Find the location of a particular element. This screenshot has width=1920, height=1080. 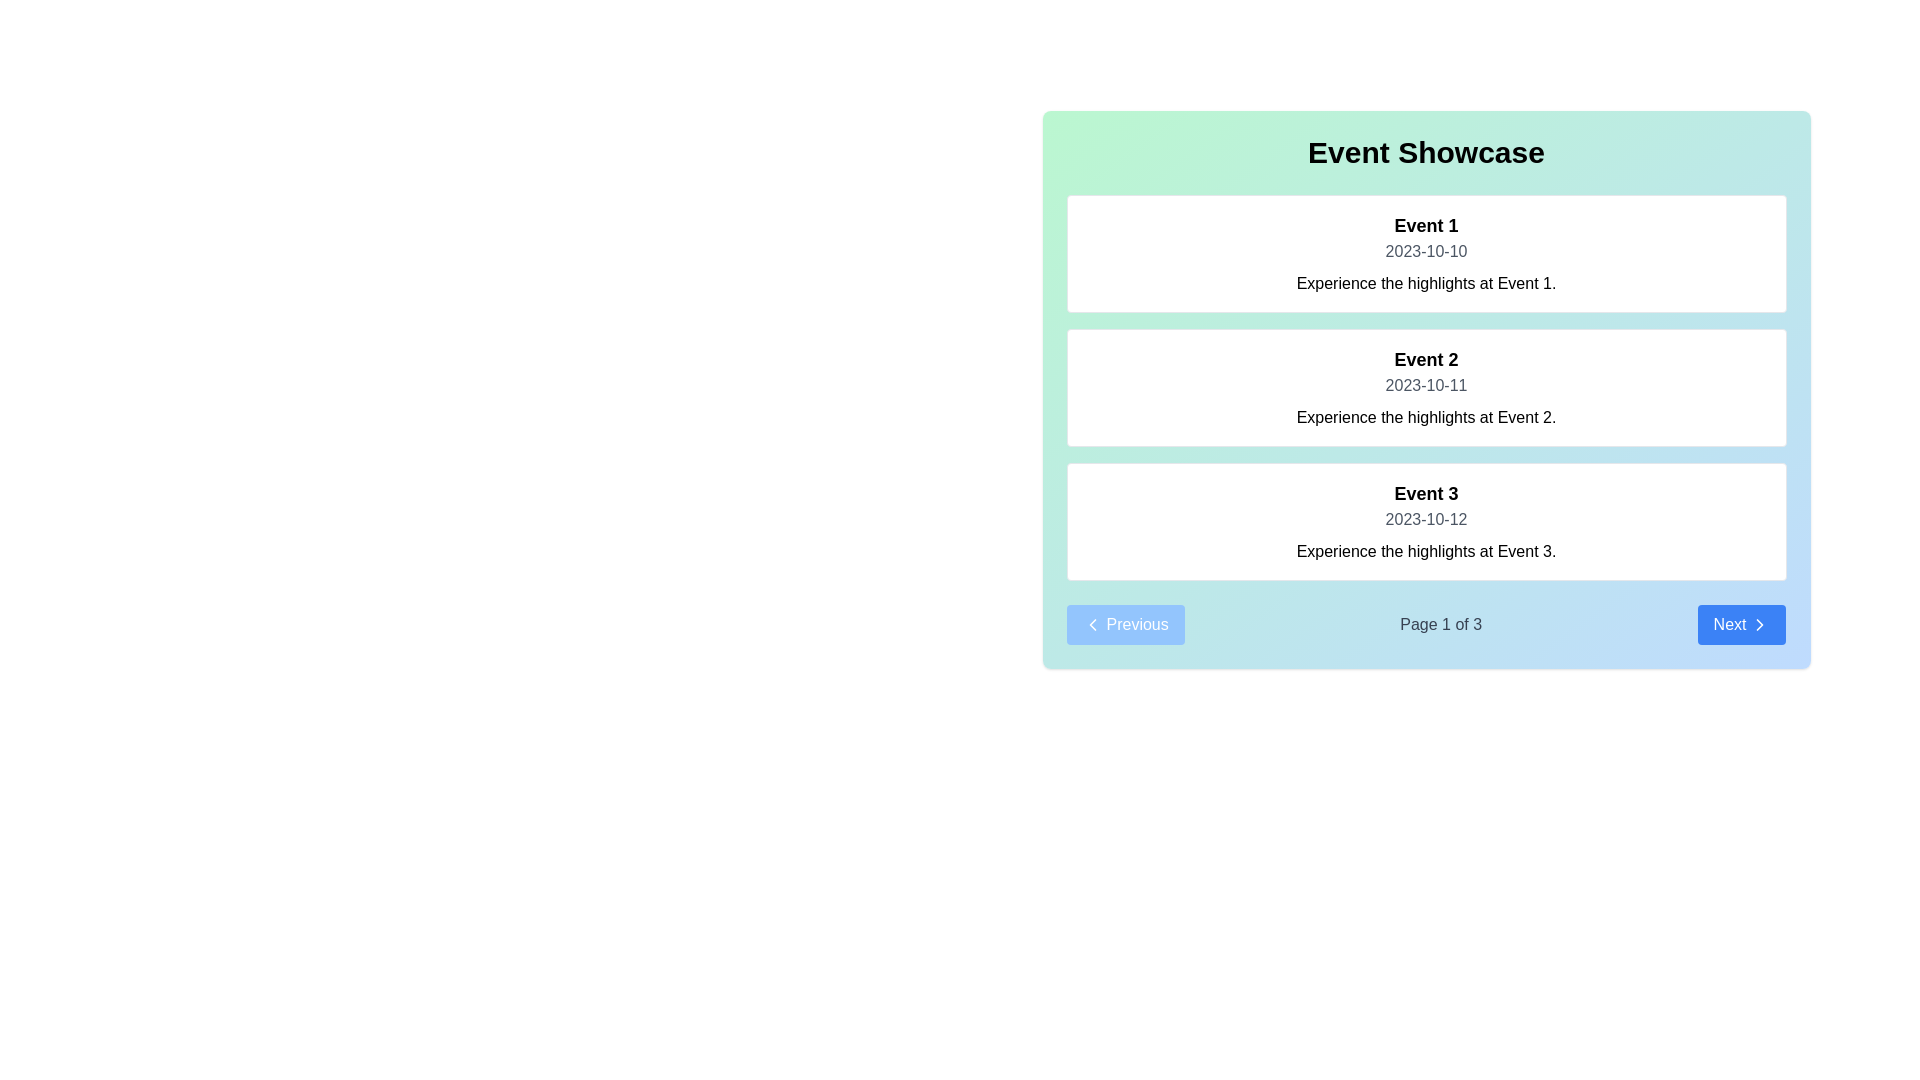

the 'Previous' button with a blue background and white text is located at coordinates (1125, 623).